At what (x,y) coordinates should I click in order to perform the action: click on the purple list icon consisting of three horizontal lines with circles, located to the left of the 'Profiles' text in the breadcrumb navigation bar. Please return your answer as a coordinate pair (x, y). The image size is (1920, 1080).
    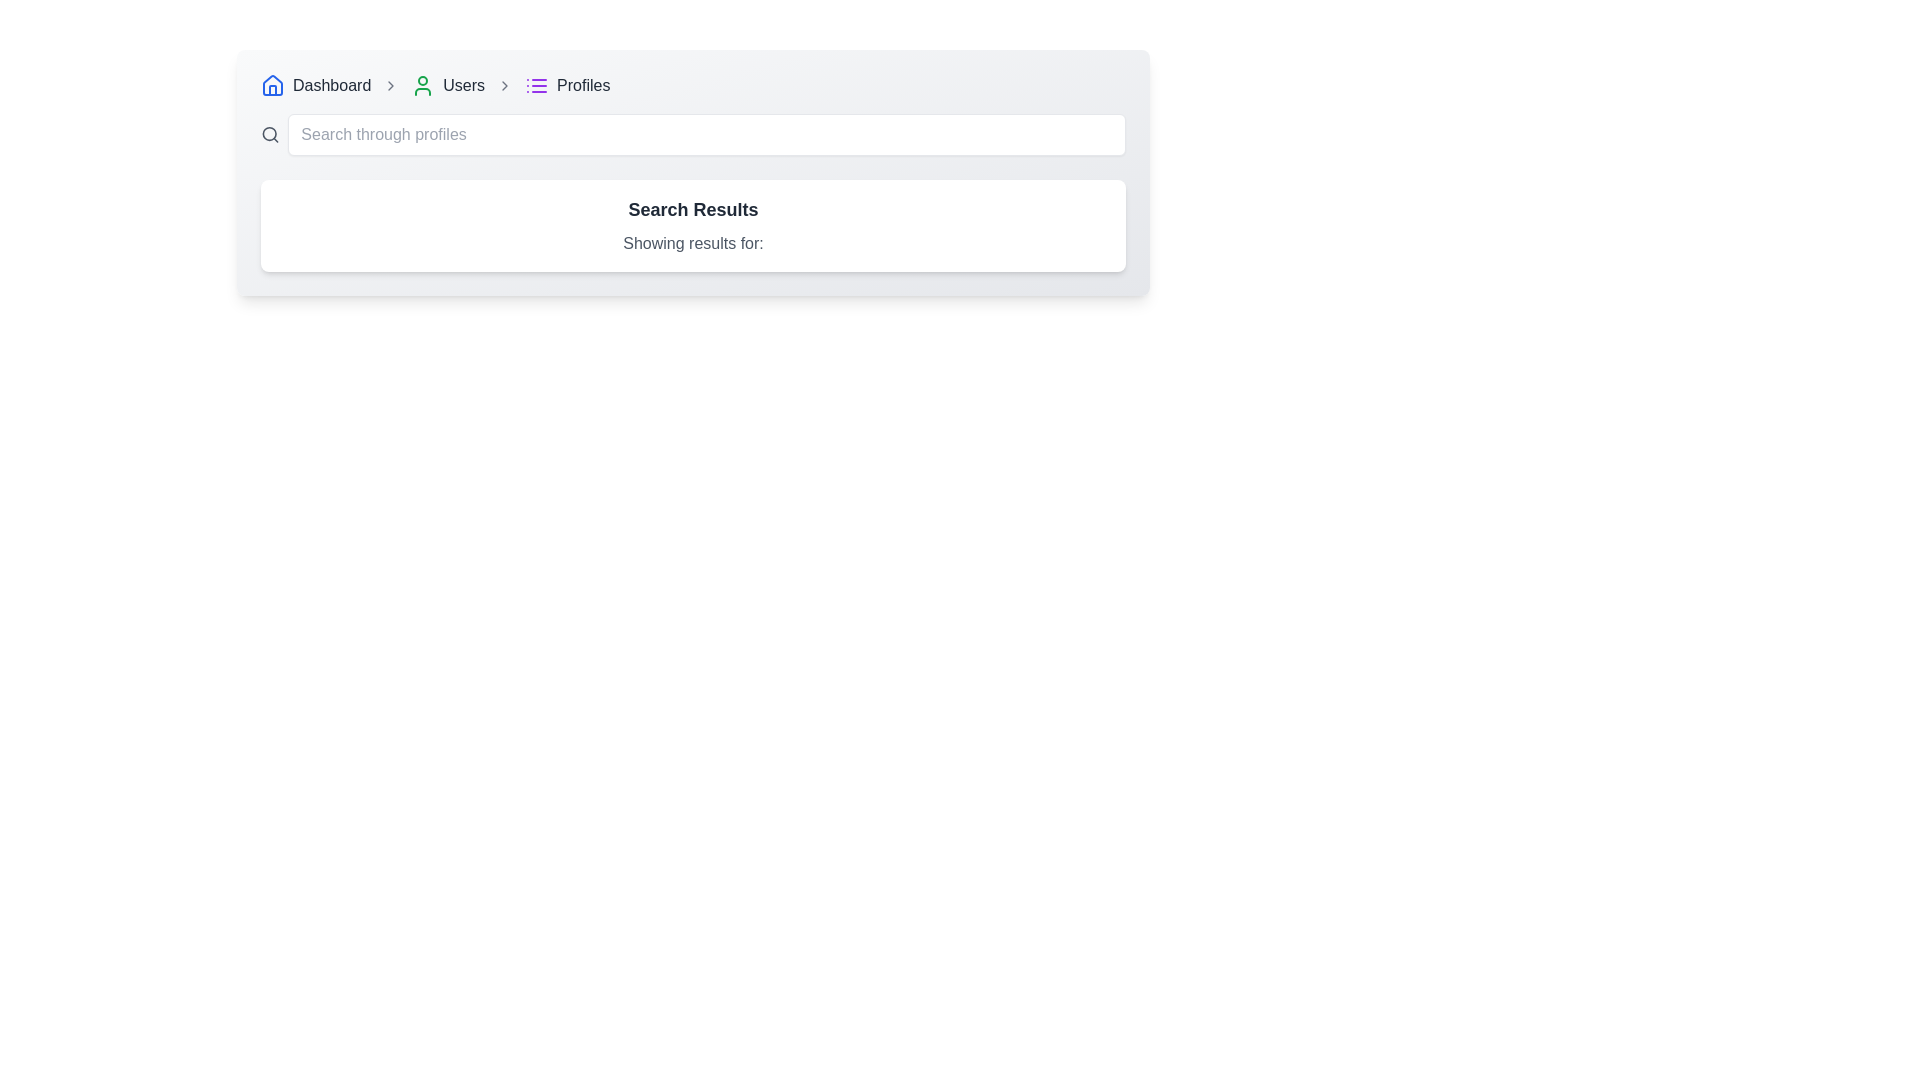
    Looking at the image, I should click on (537, 84).